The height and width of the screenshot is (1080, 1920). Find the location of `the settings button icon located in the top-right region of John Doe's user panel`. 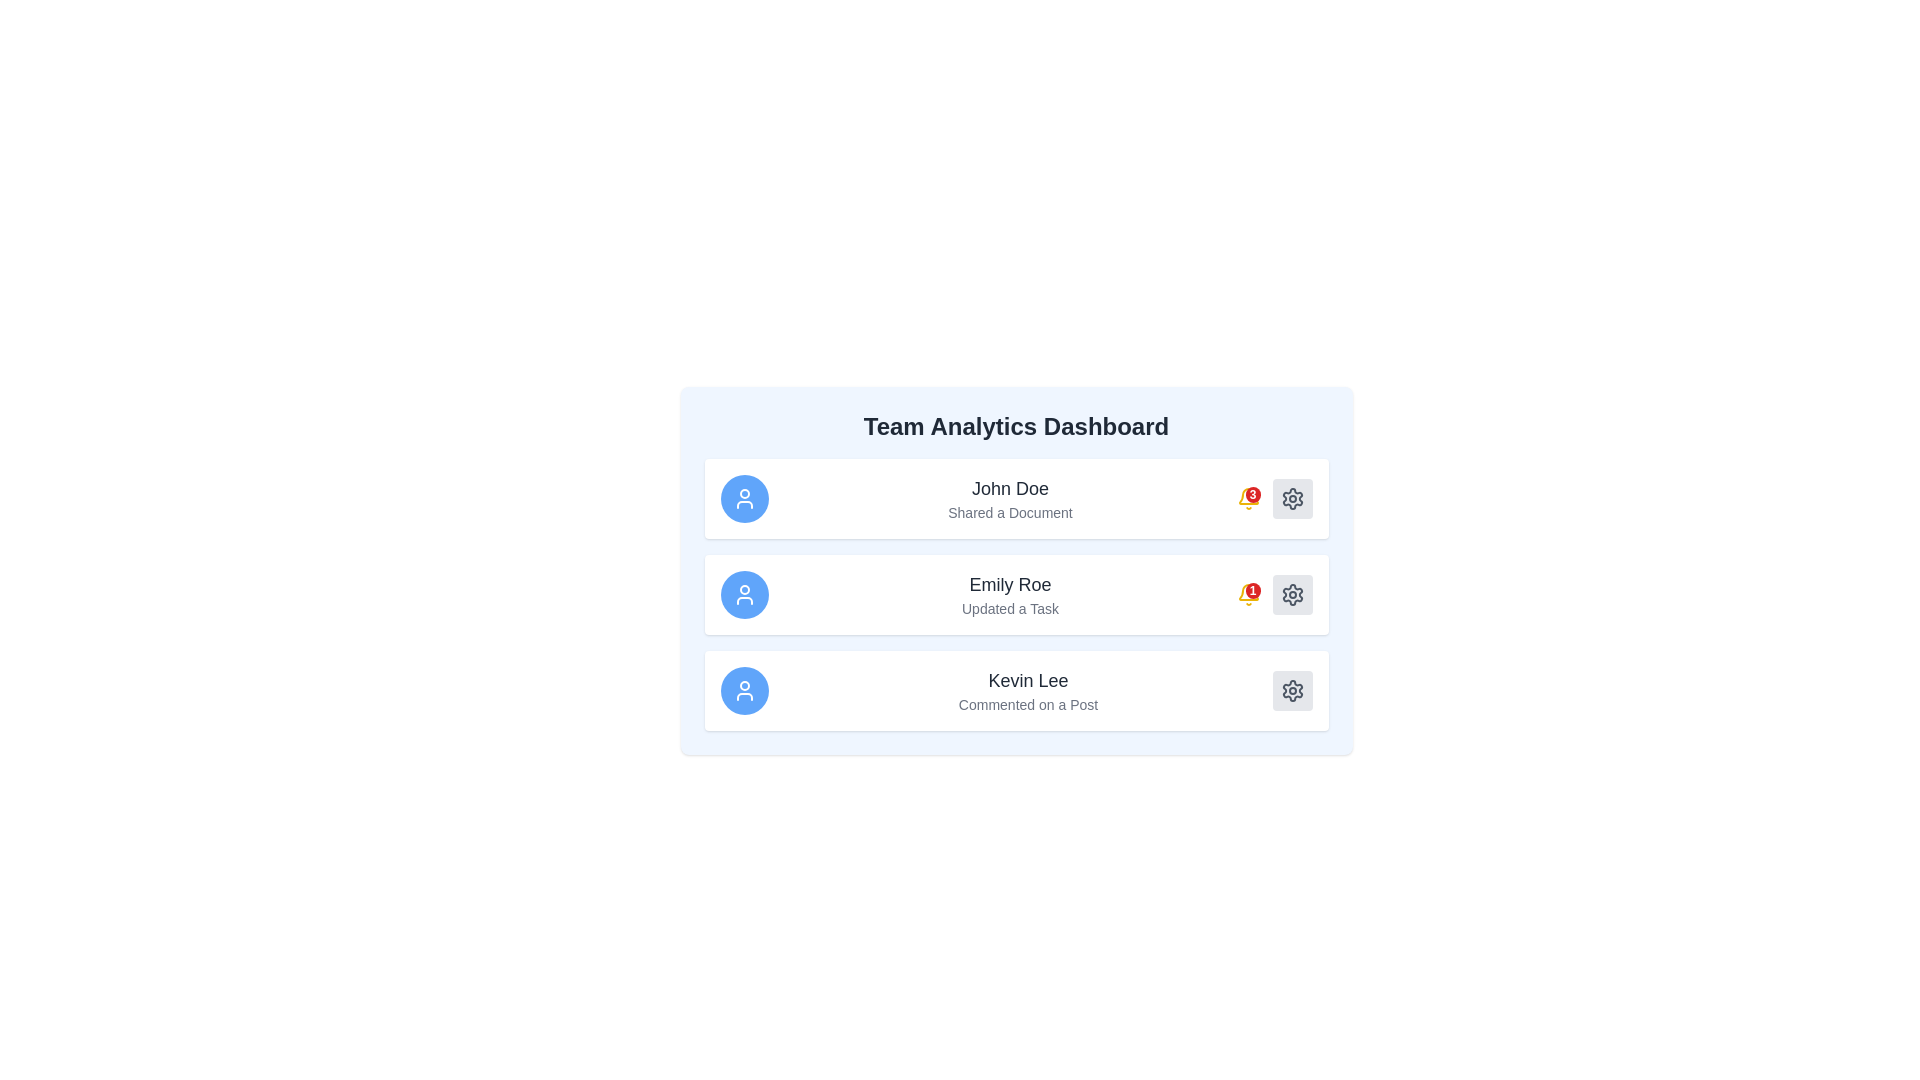

the settings button icon located in the top-right region of John Doe's user panel is located at coordinates (1292, 497).